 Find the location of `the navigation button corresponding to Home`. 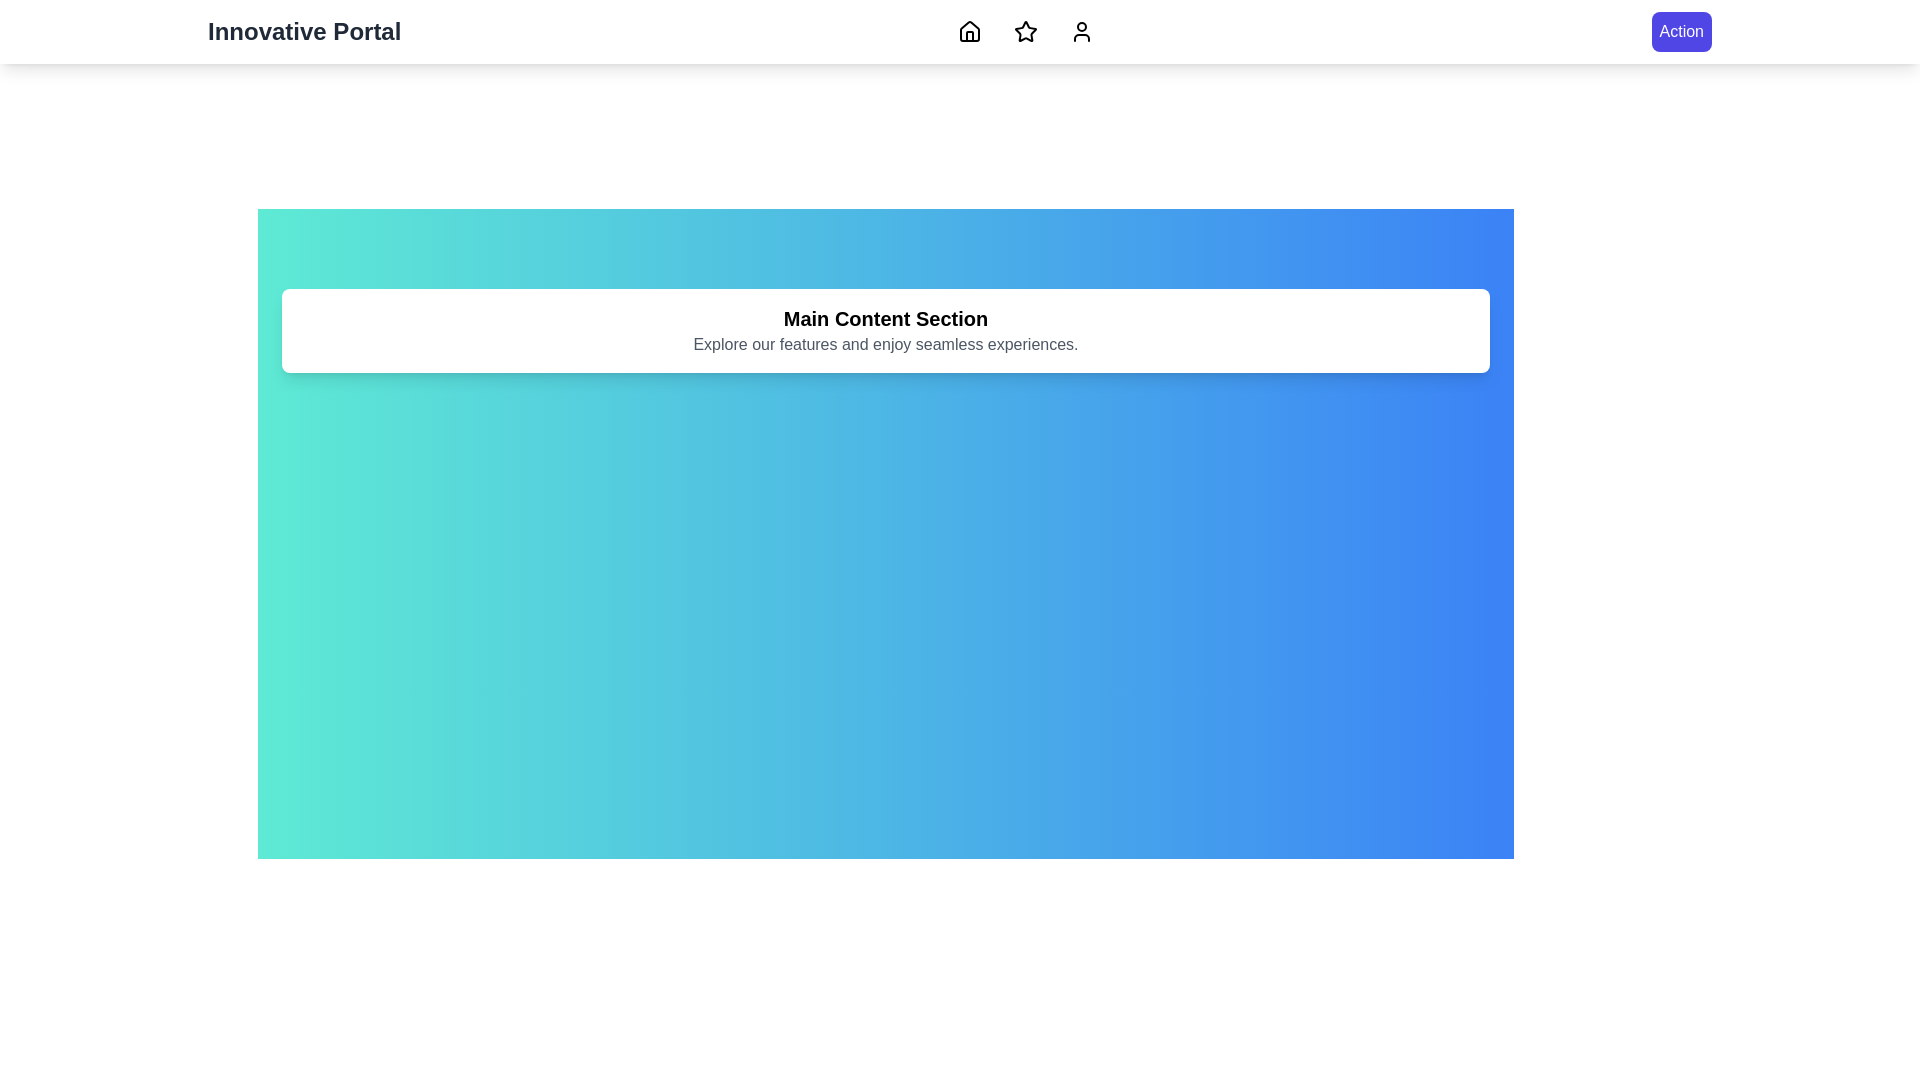

the navigation button corresponding to Home is located at coordinates (970, 31).